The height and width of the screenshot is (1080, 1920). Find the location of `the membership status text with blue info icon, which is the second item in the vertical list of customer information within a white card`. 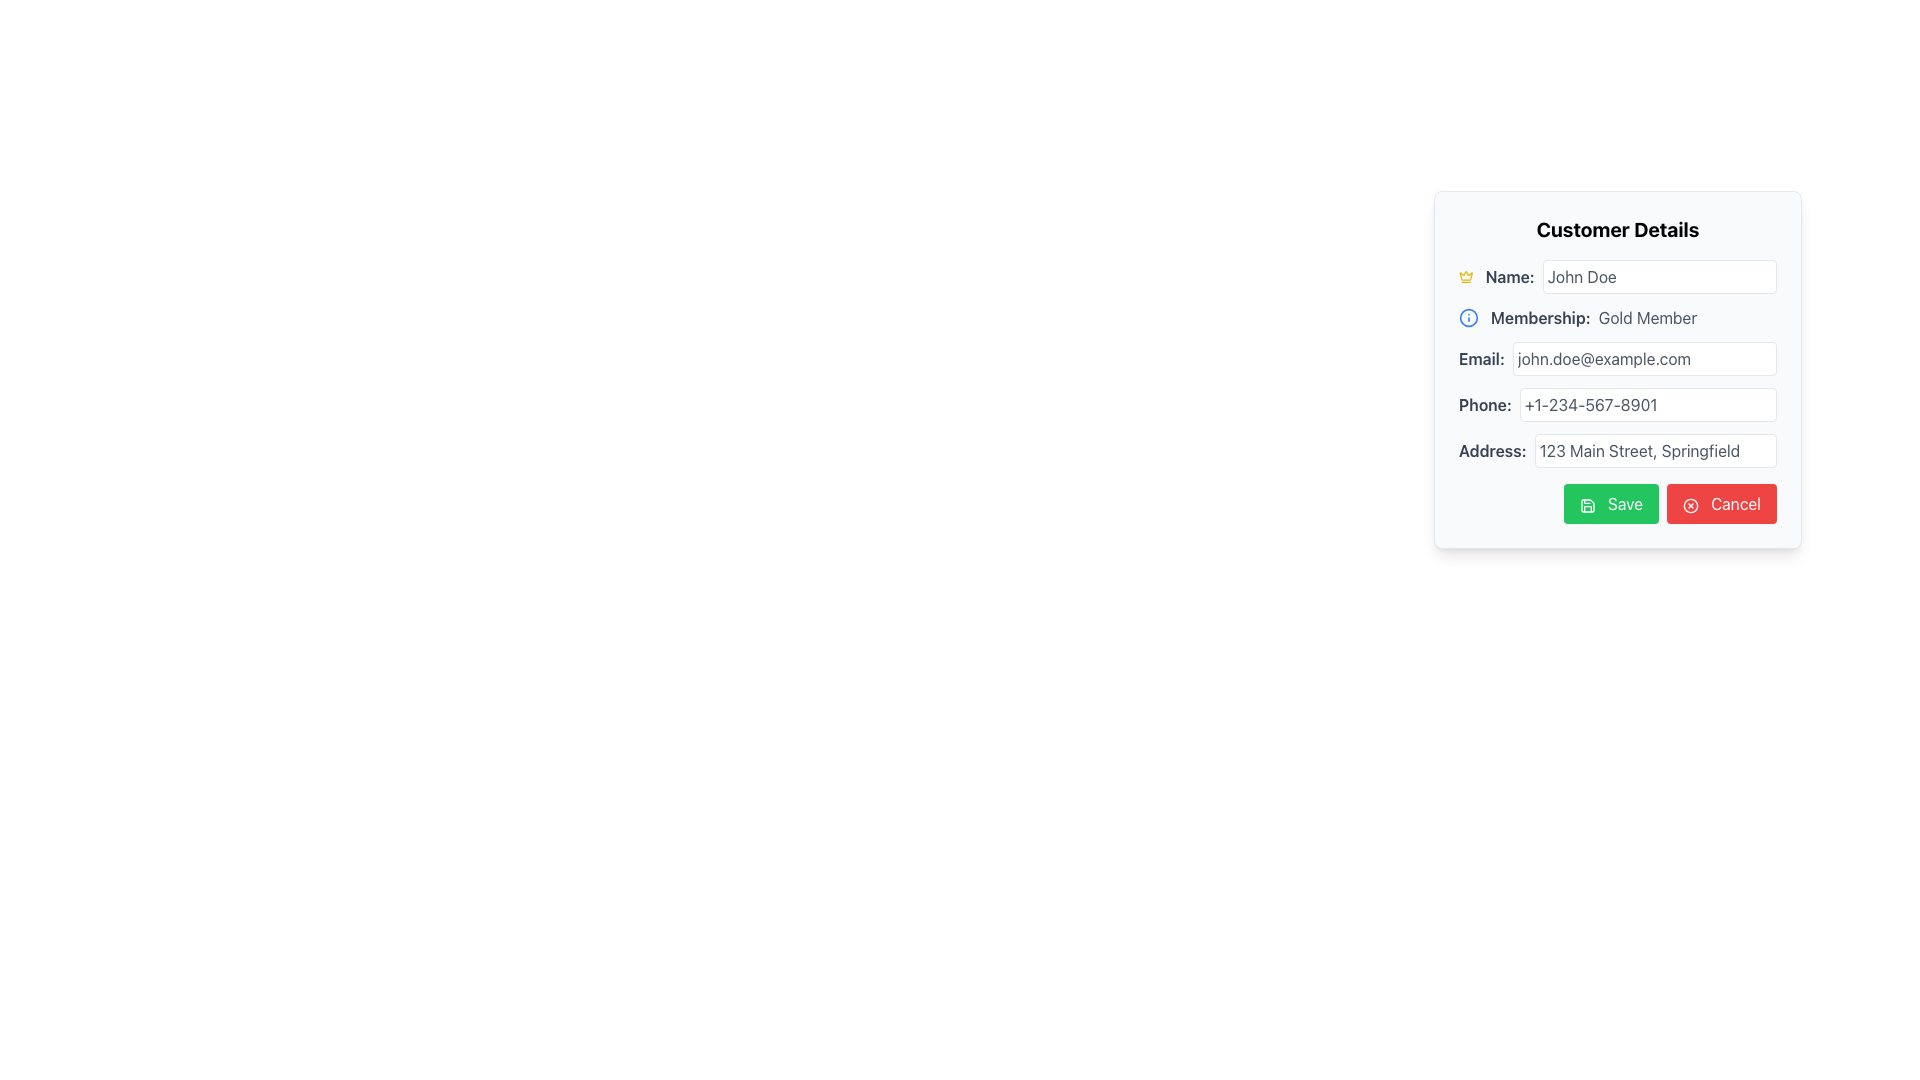

the membership status text with blue info icon, which is the second item in the vertical list of customer information within a white card is located at coordinates (1617, 316).